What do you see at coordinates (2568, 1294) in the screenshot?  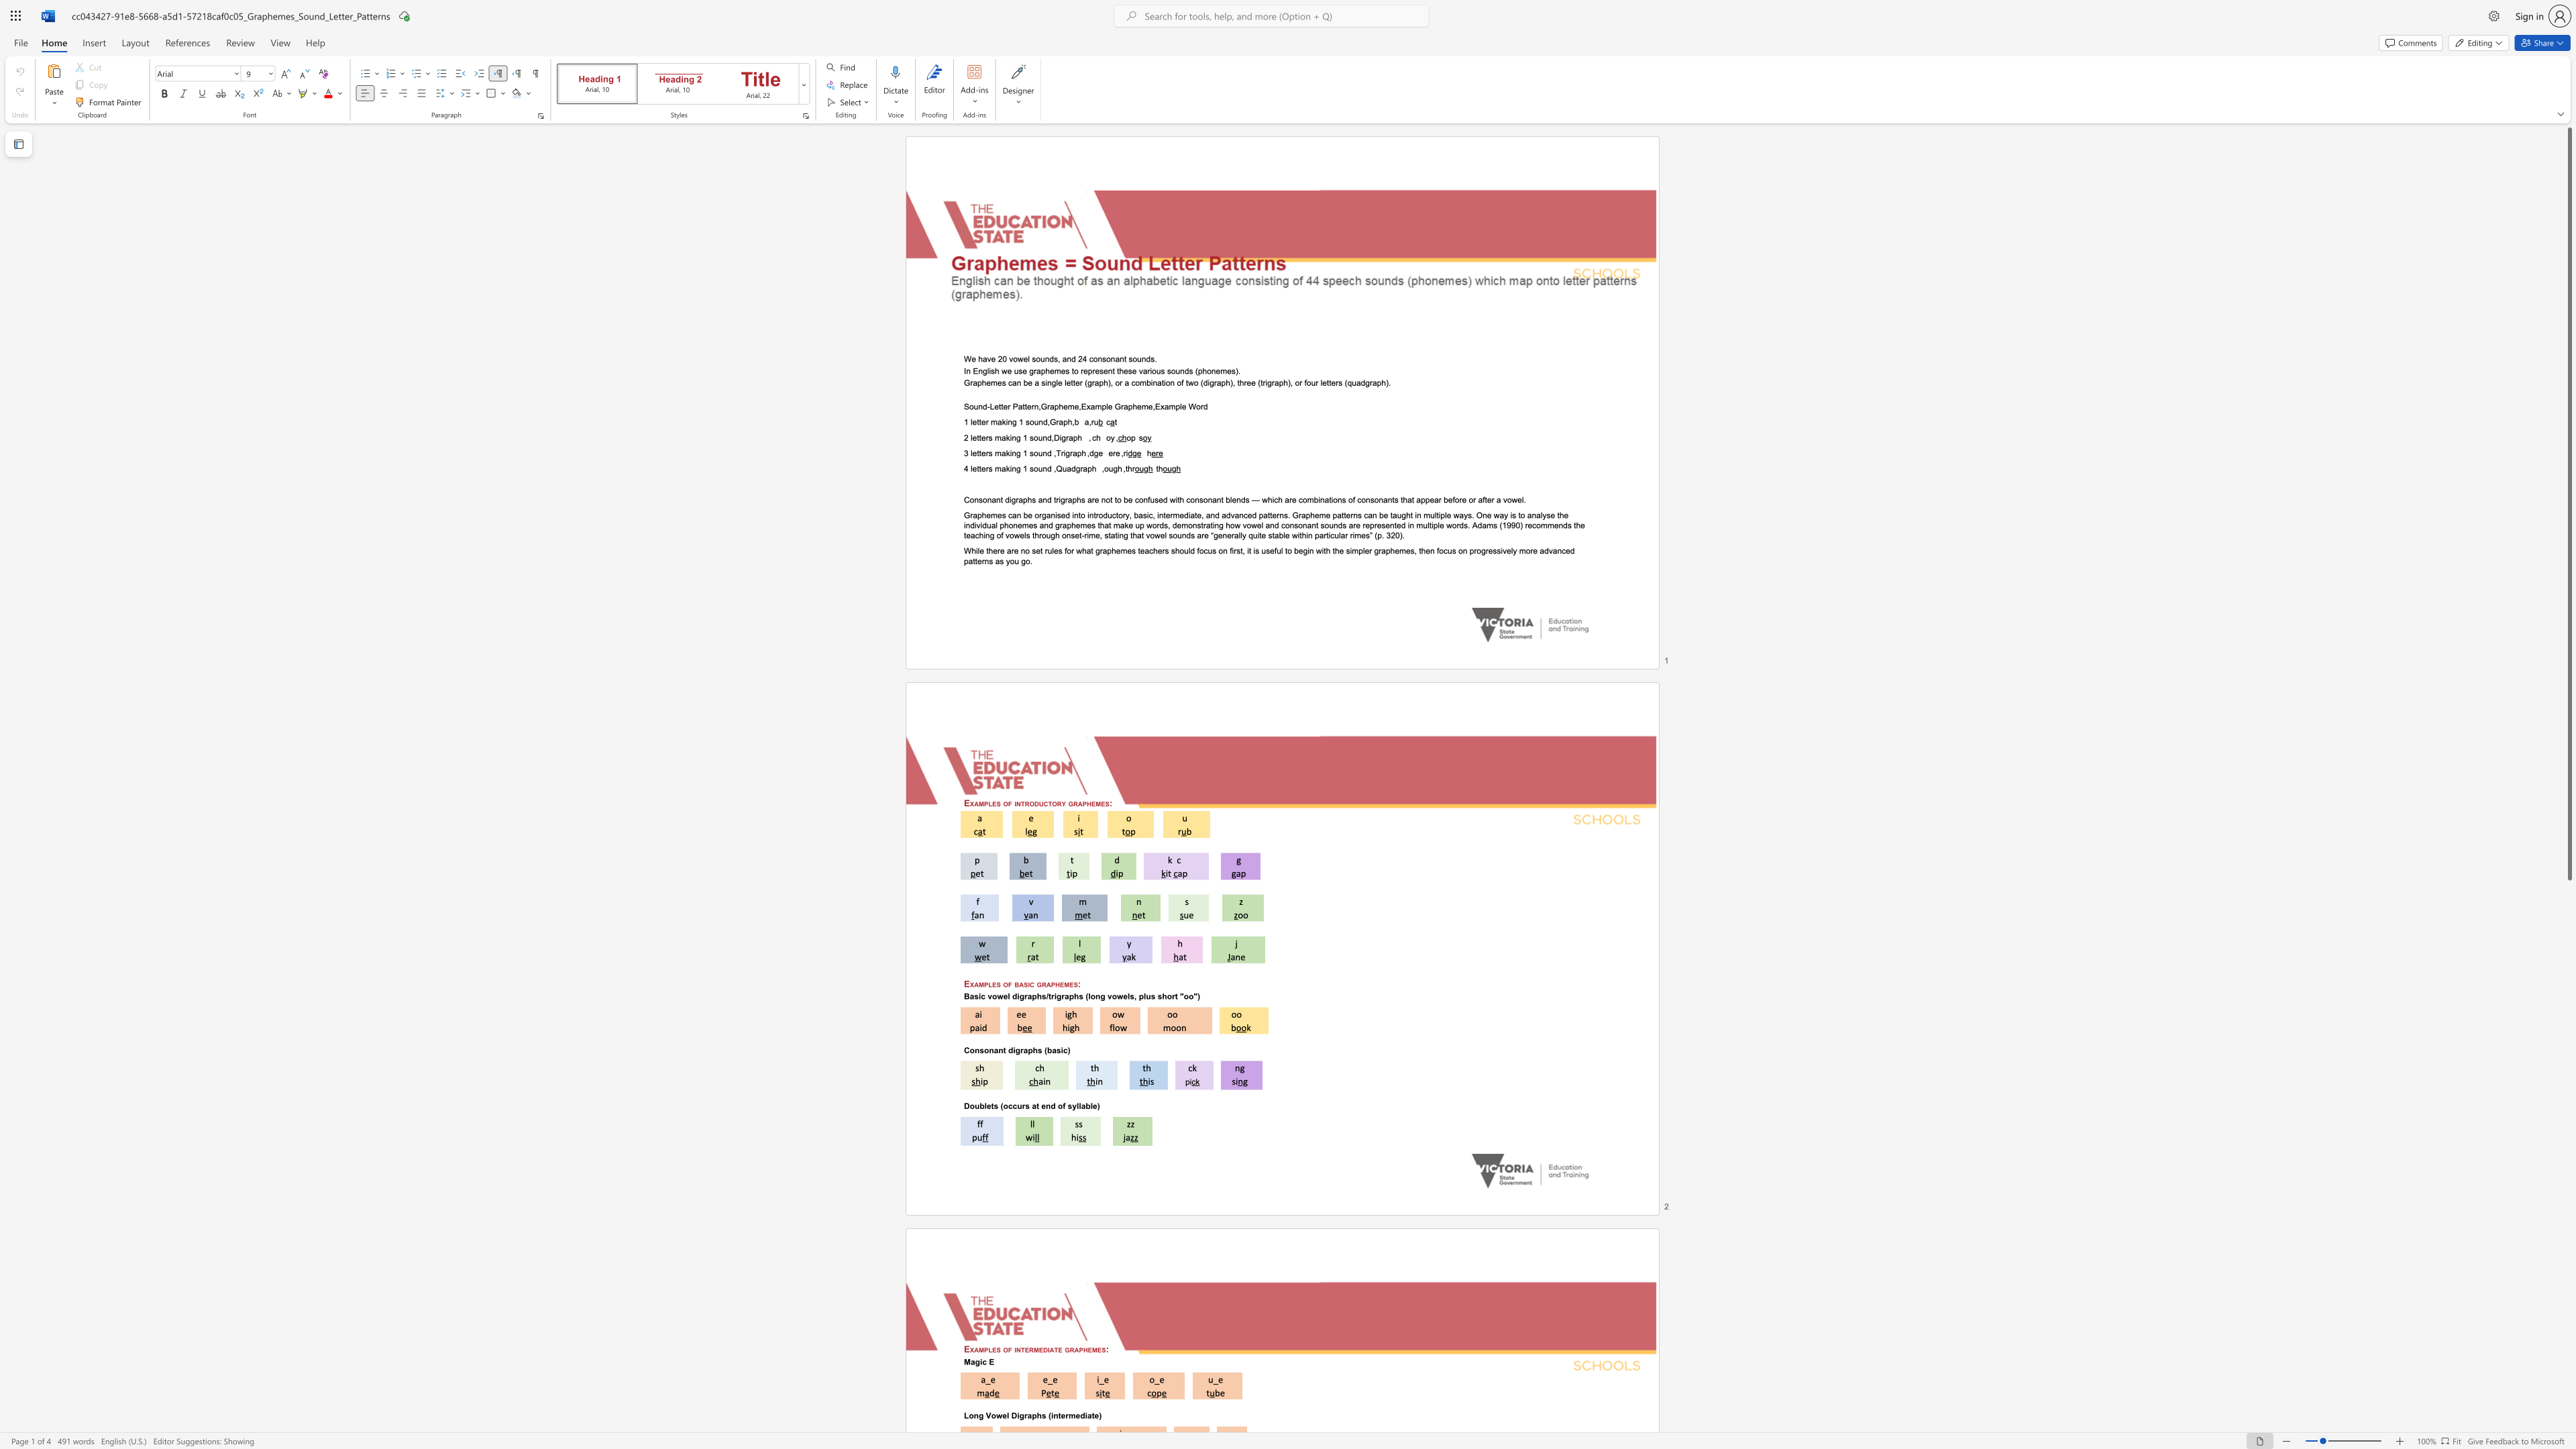 I see `the scrollbar on the right to shift the page lower` at bounding box center [2568, 1294].